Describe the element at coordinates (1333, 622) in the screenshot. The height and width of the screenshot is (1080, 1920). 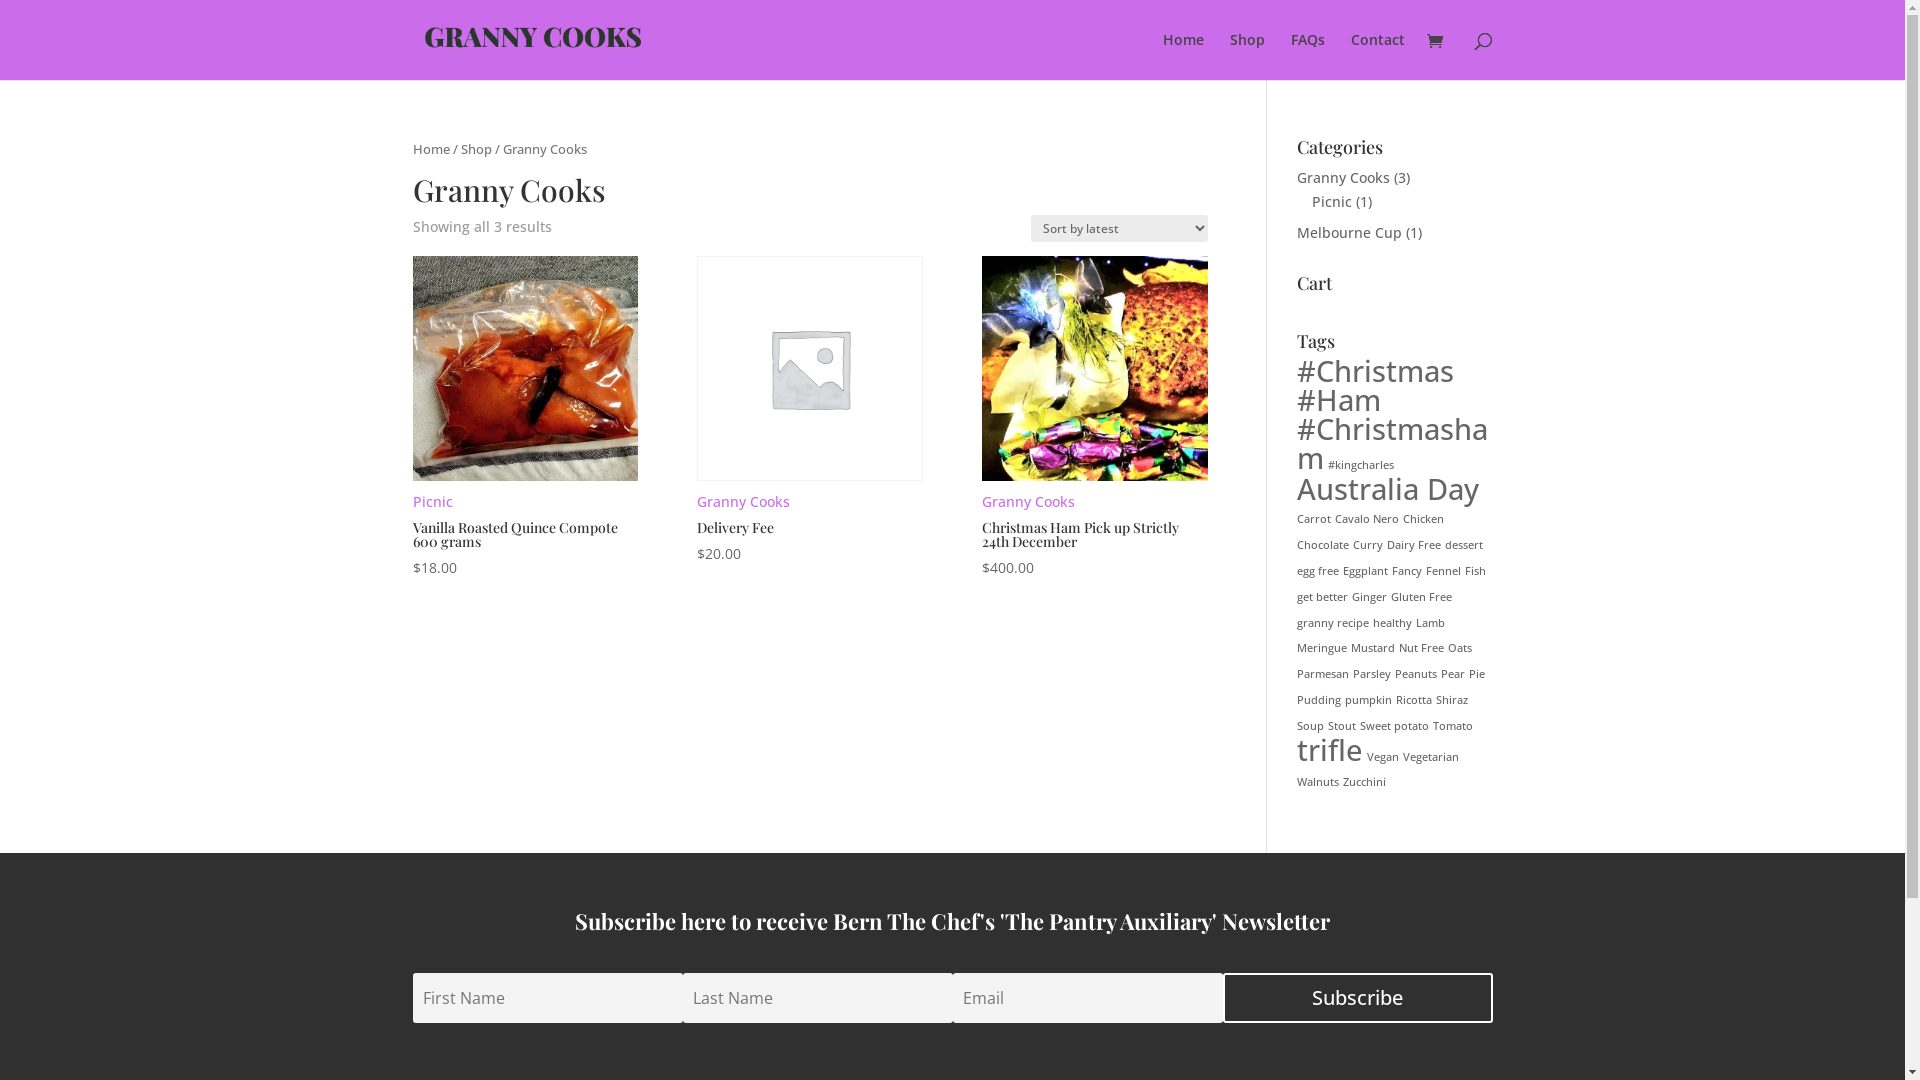
I see `'granny recipe'` at that location.